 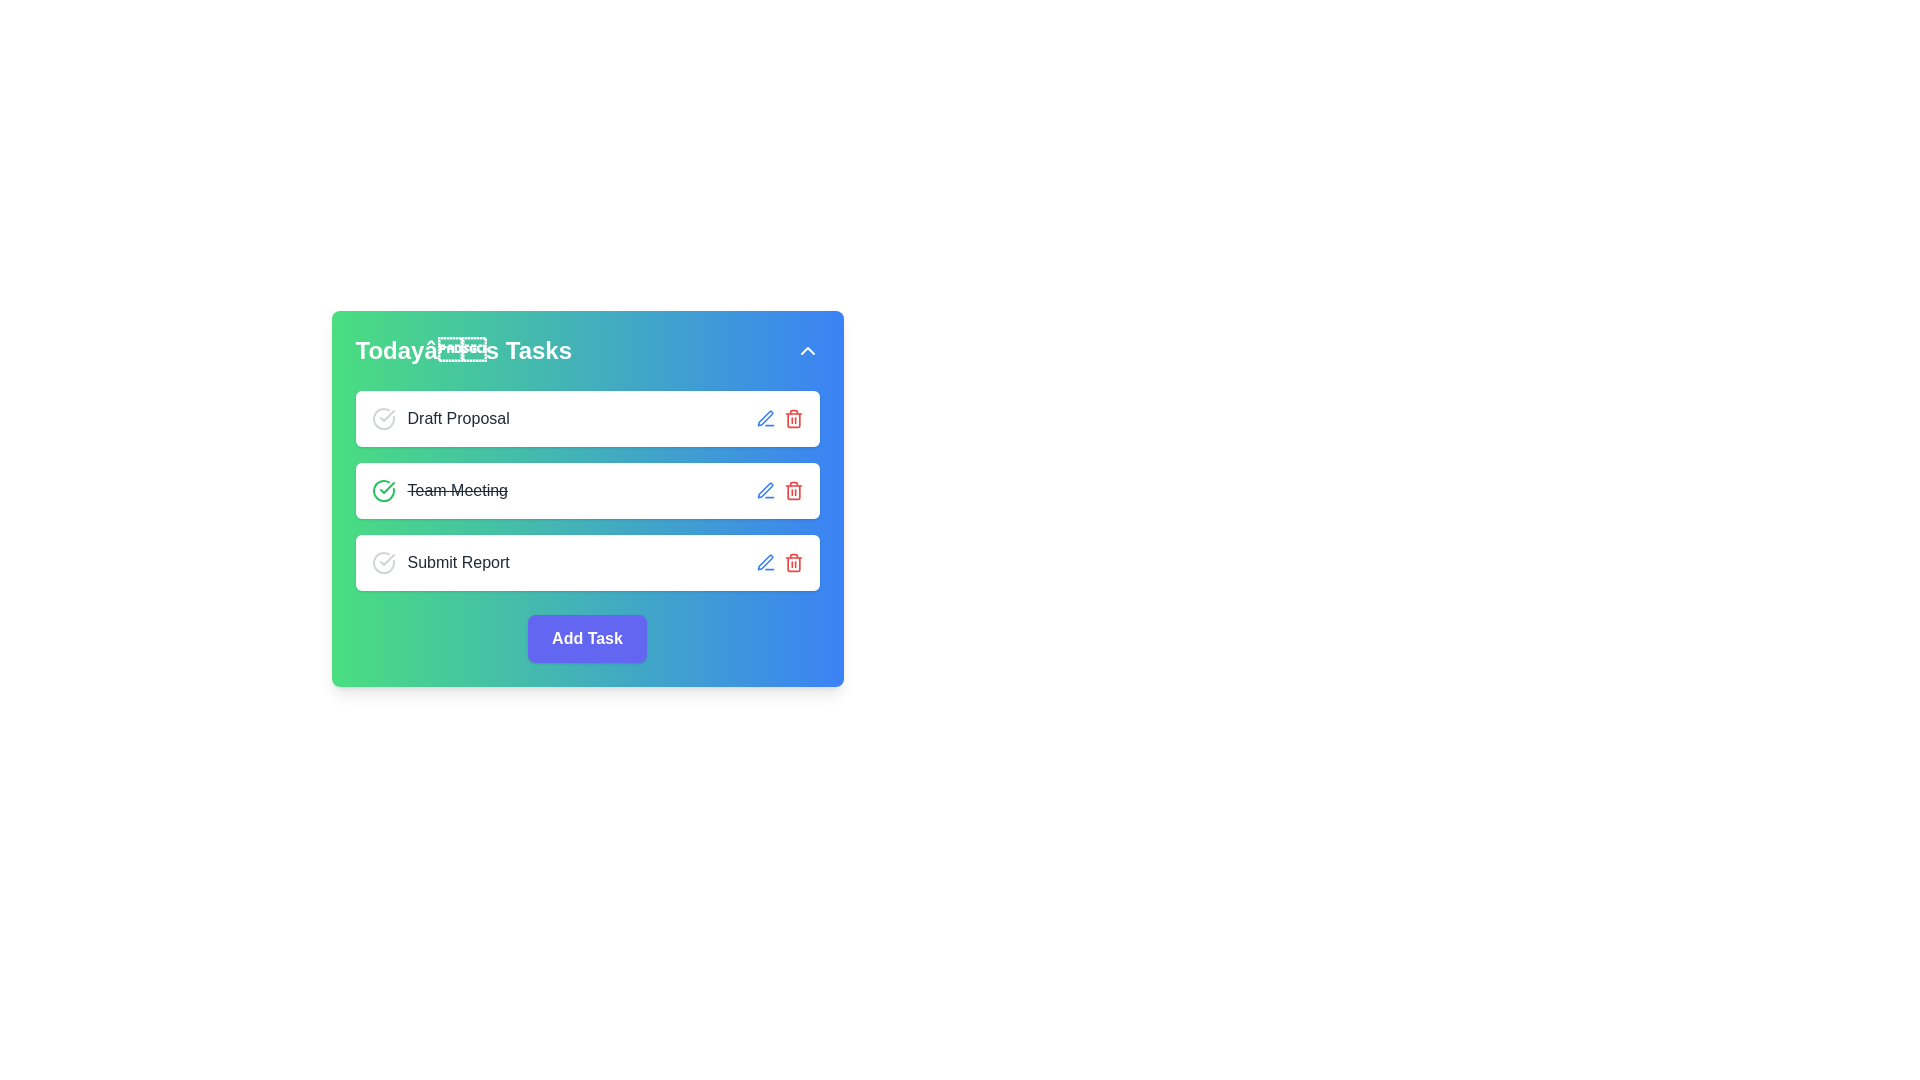 I want to click on the 'Draft Proposal' label with the circular checkmark icon located in the topmost task item of the task list interface, so click(x=439, y=418).